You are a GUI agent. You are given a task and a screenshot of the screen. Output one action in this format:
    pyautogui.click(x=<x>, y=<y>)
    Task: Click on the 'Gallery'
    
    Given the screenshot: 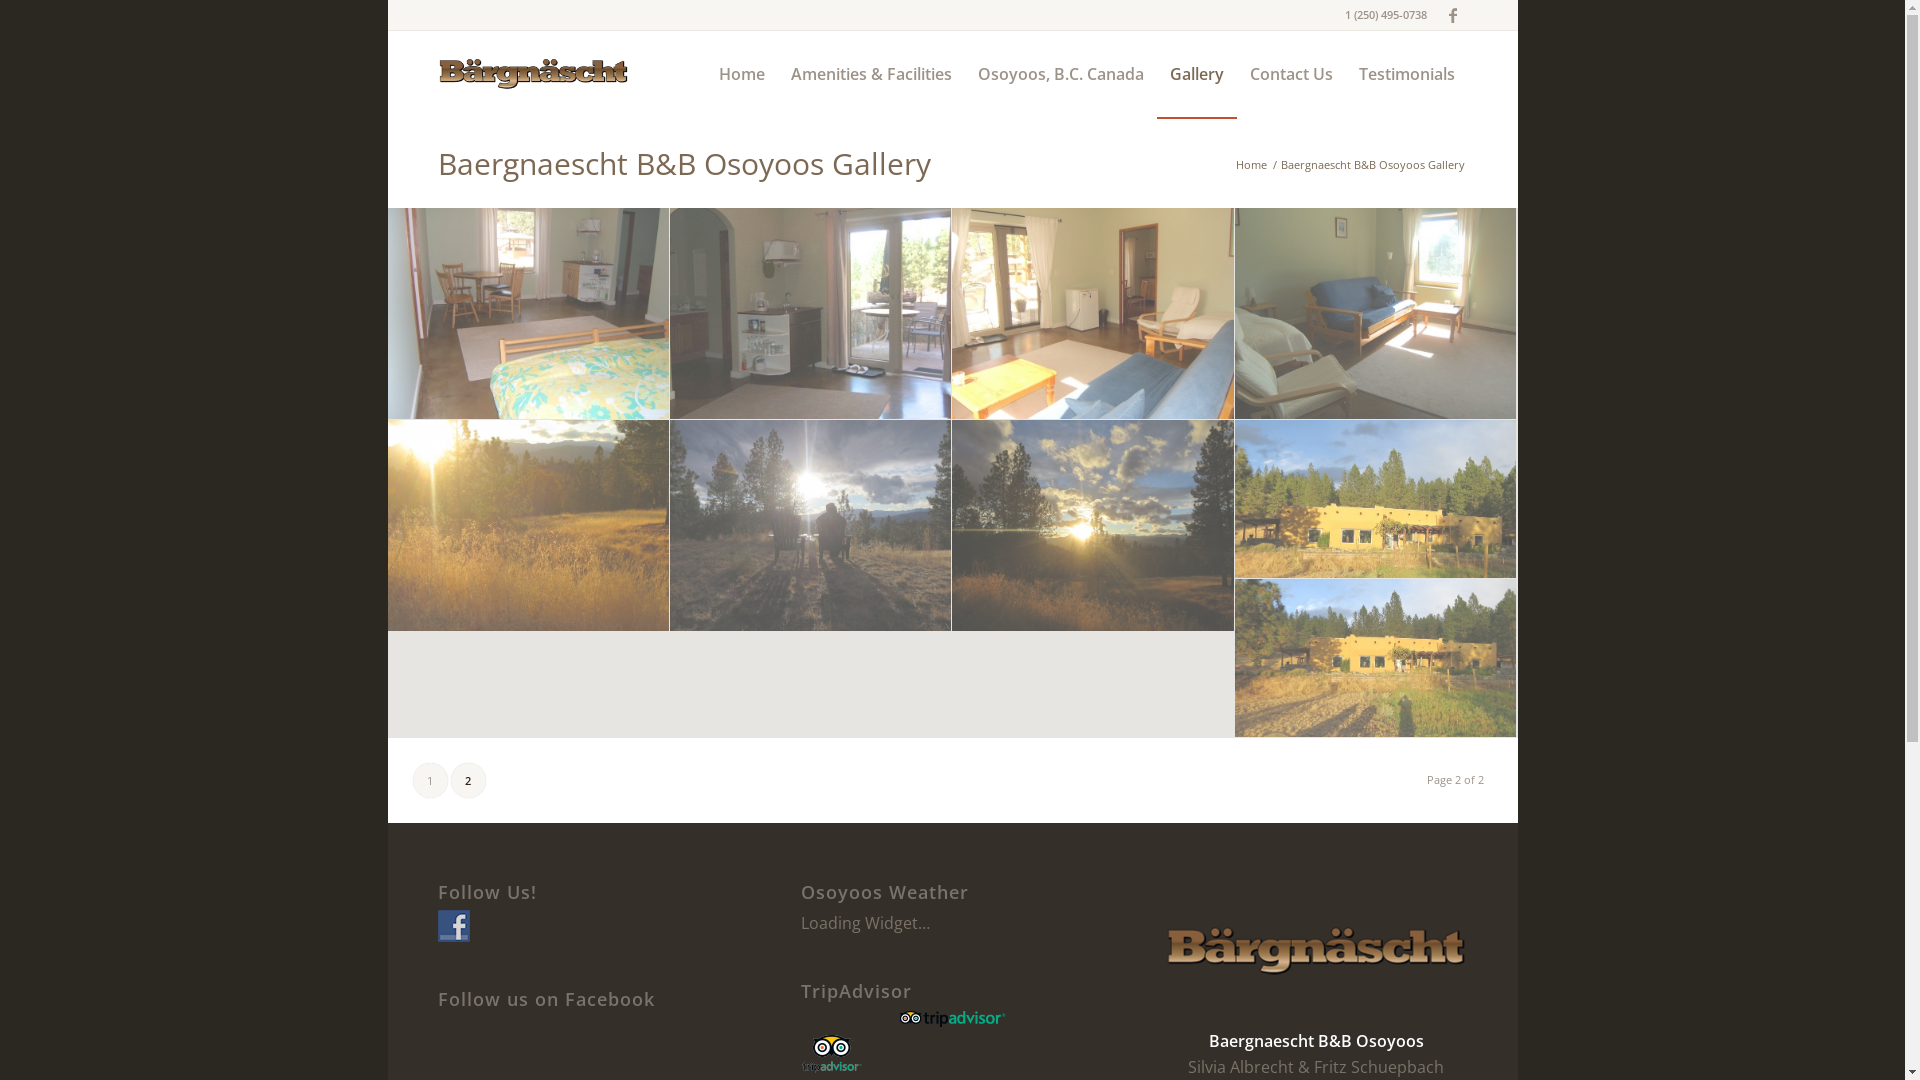 What is the action you would take?
    pyautogui.click(x=1156, y=72)
    